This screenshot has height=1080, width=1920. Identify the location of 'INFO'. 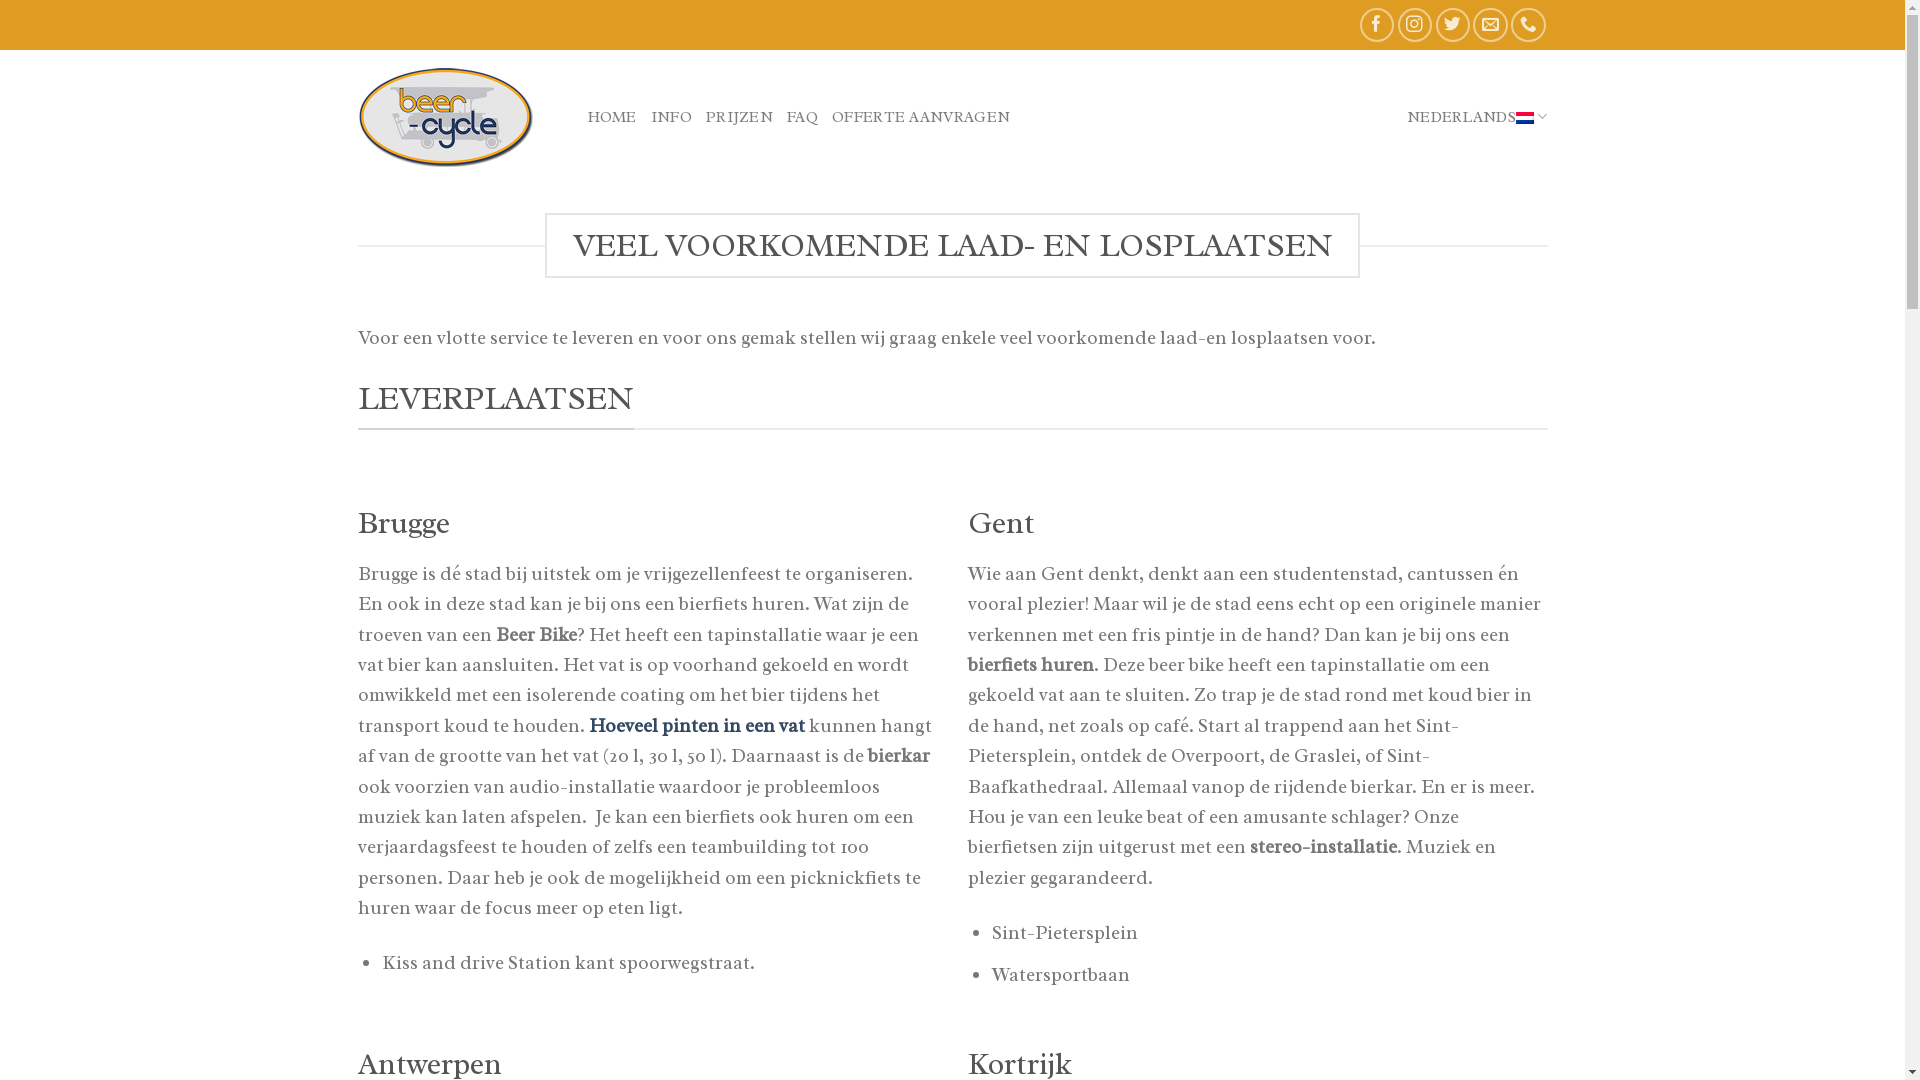
(671, 115).